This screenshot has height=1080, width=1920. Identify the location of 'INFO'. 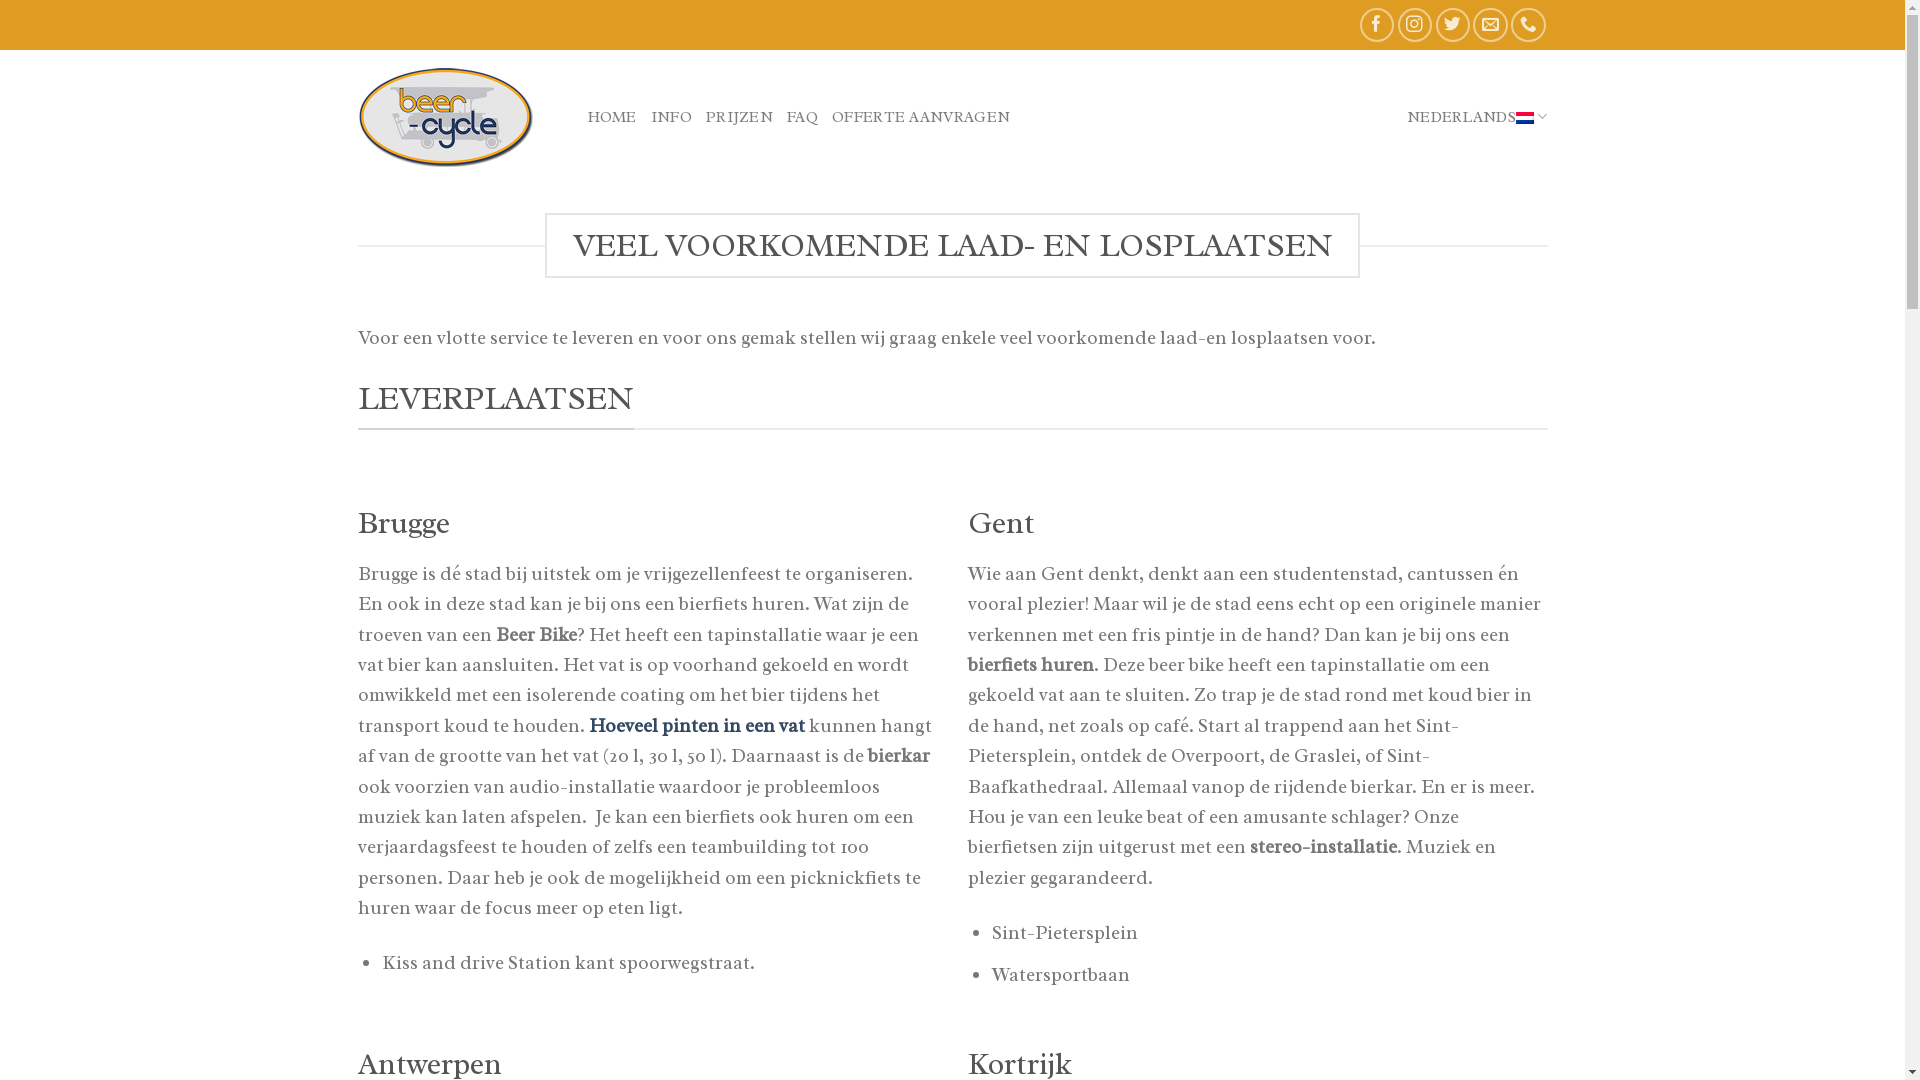
(671, 115).